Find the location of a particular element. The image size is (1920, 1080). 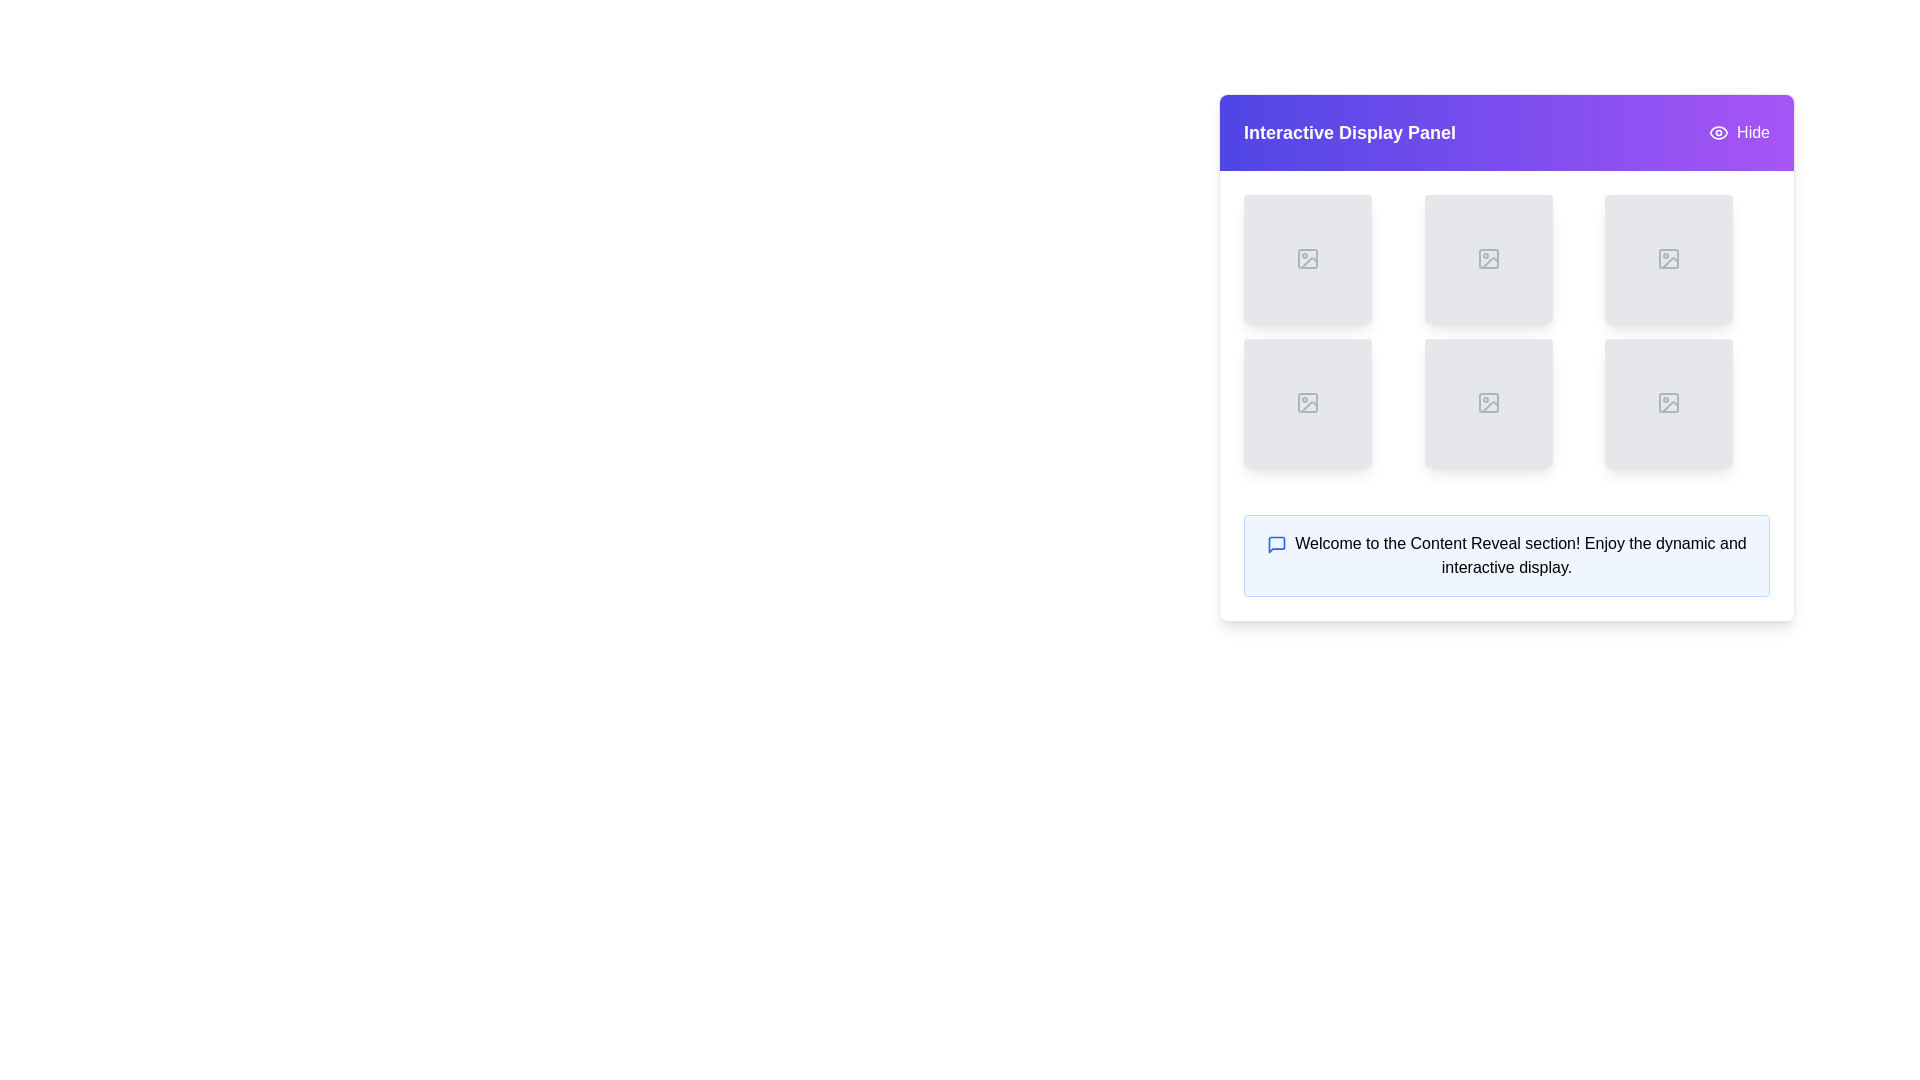

the primary outline component of the eye icon located in the top-right corner of the interactive display panel, adjacent to the 'Hide' label is located at coordinates (1718, 132).